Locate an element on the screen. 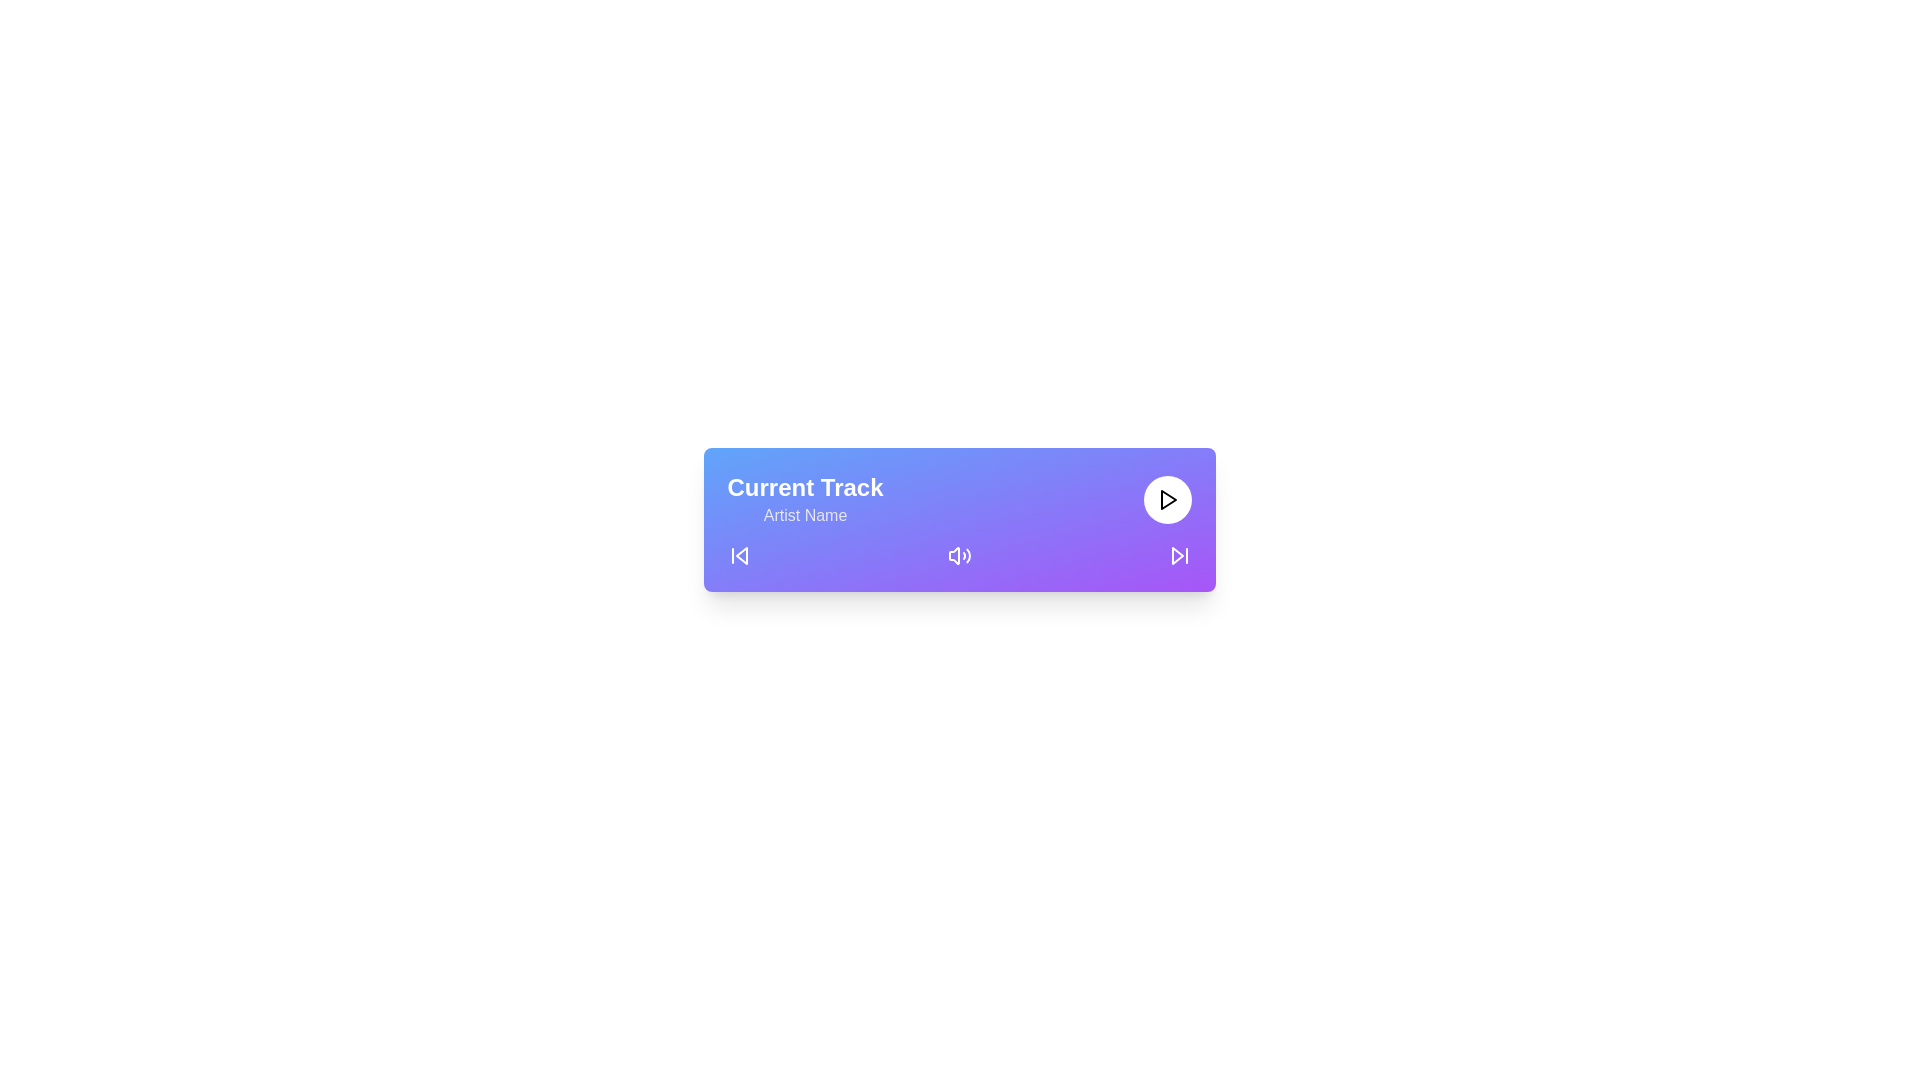 Image resolution: width=1920 pixels, height=1080 pixels. the white speaker icon against a purple gradient background to adjust the volume is located at coordinates (958, 555).